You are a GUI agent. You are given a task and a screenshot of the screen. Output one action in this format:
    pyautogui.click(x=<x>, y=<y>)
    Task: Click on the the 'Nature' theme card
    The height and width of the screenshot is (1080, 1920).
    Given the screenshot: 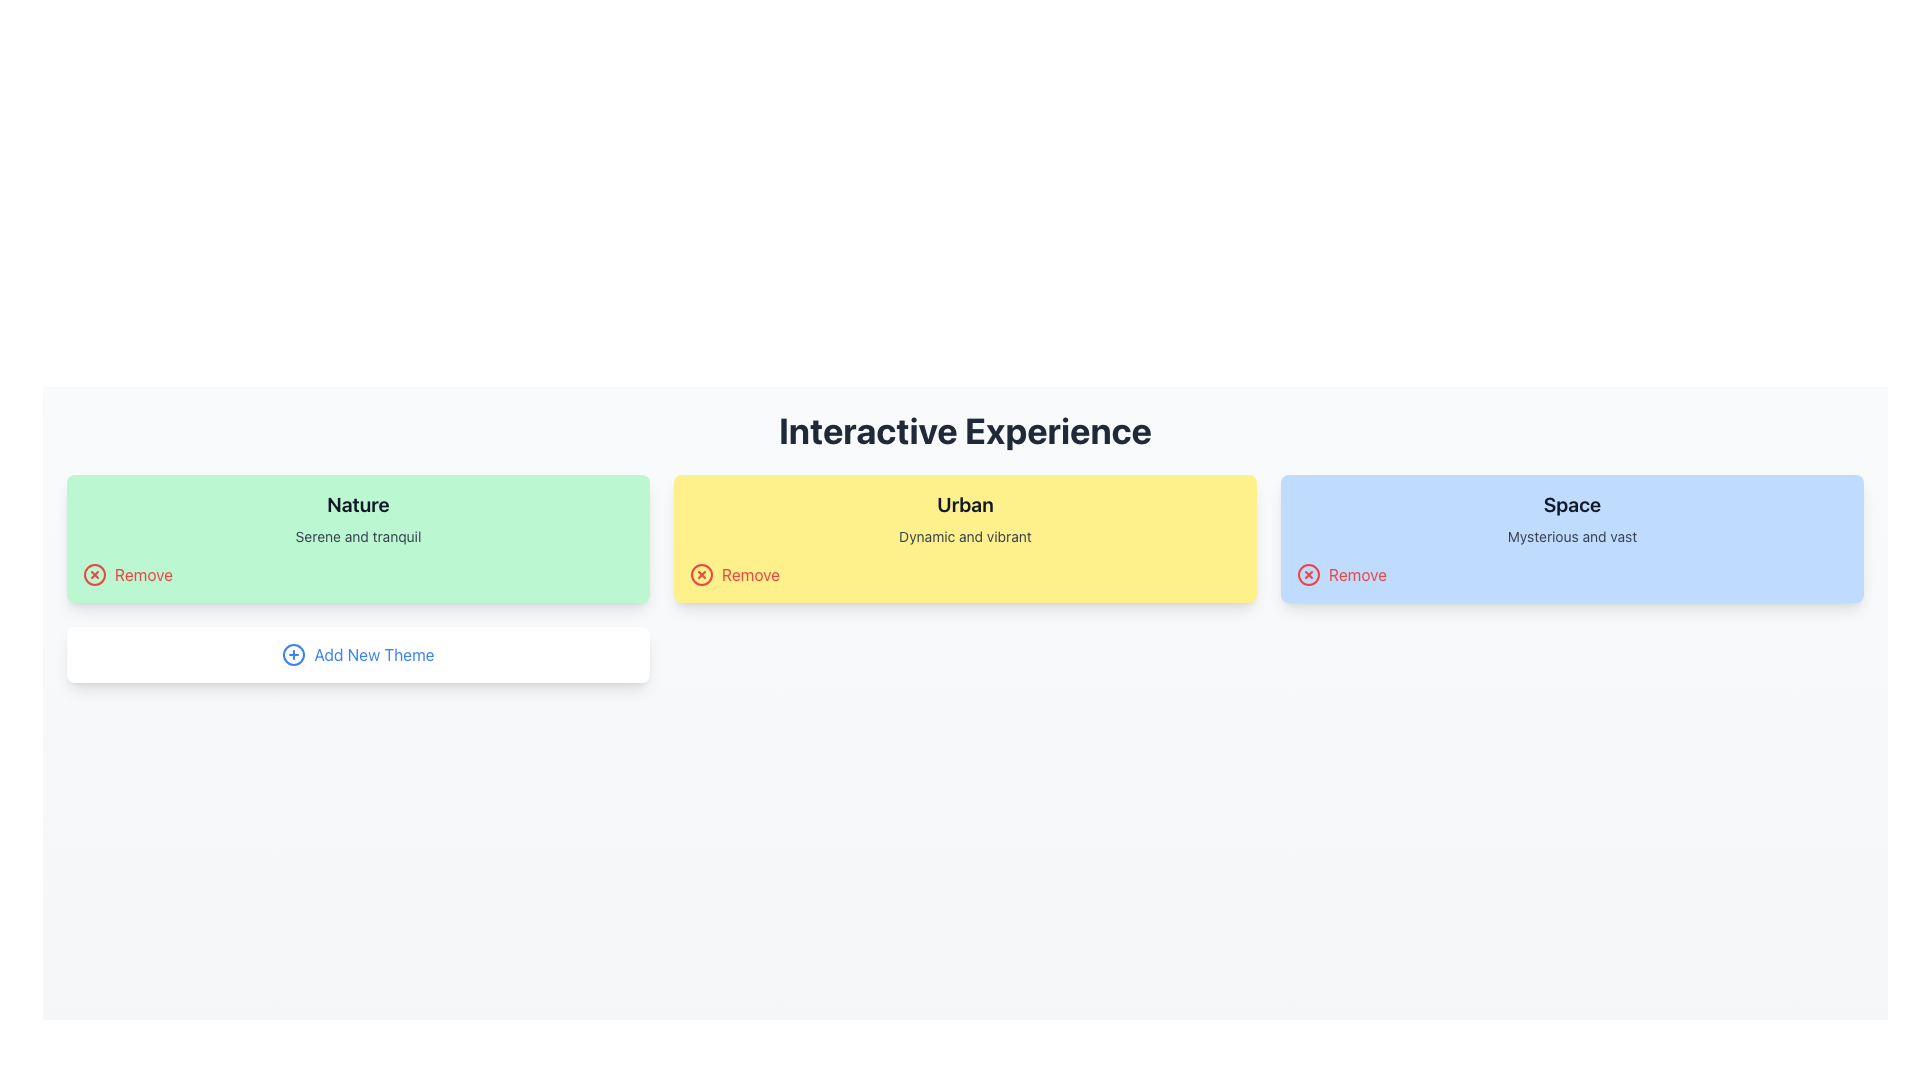 What is the action you would take?
    pyautogui.click(x=358, y=538)
    